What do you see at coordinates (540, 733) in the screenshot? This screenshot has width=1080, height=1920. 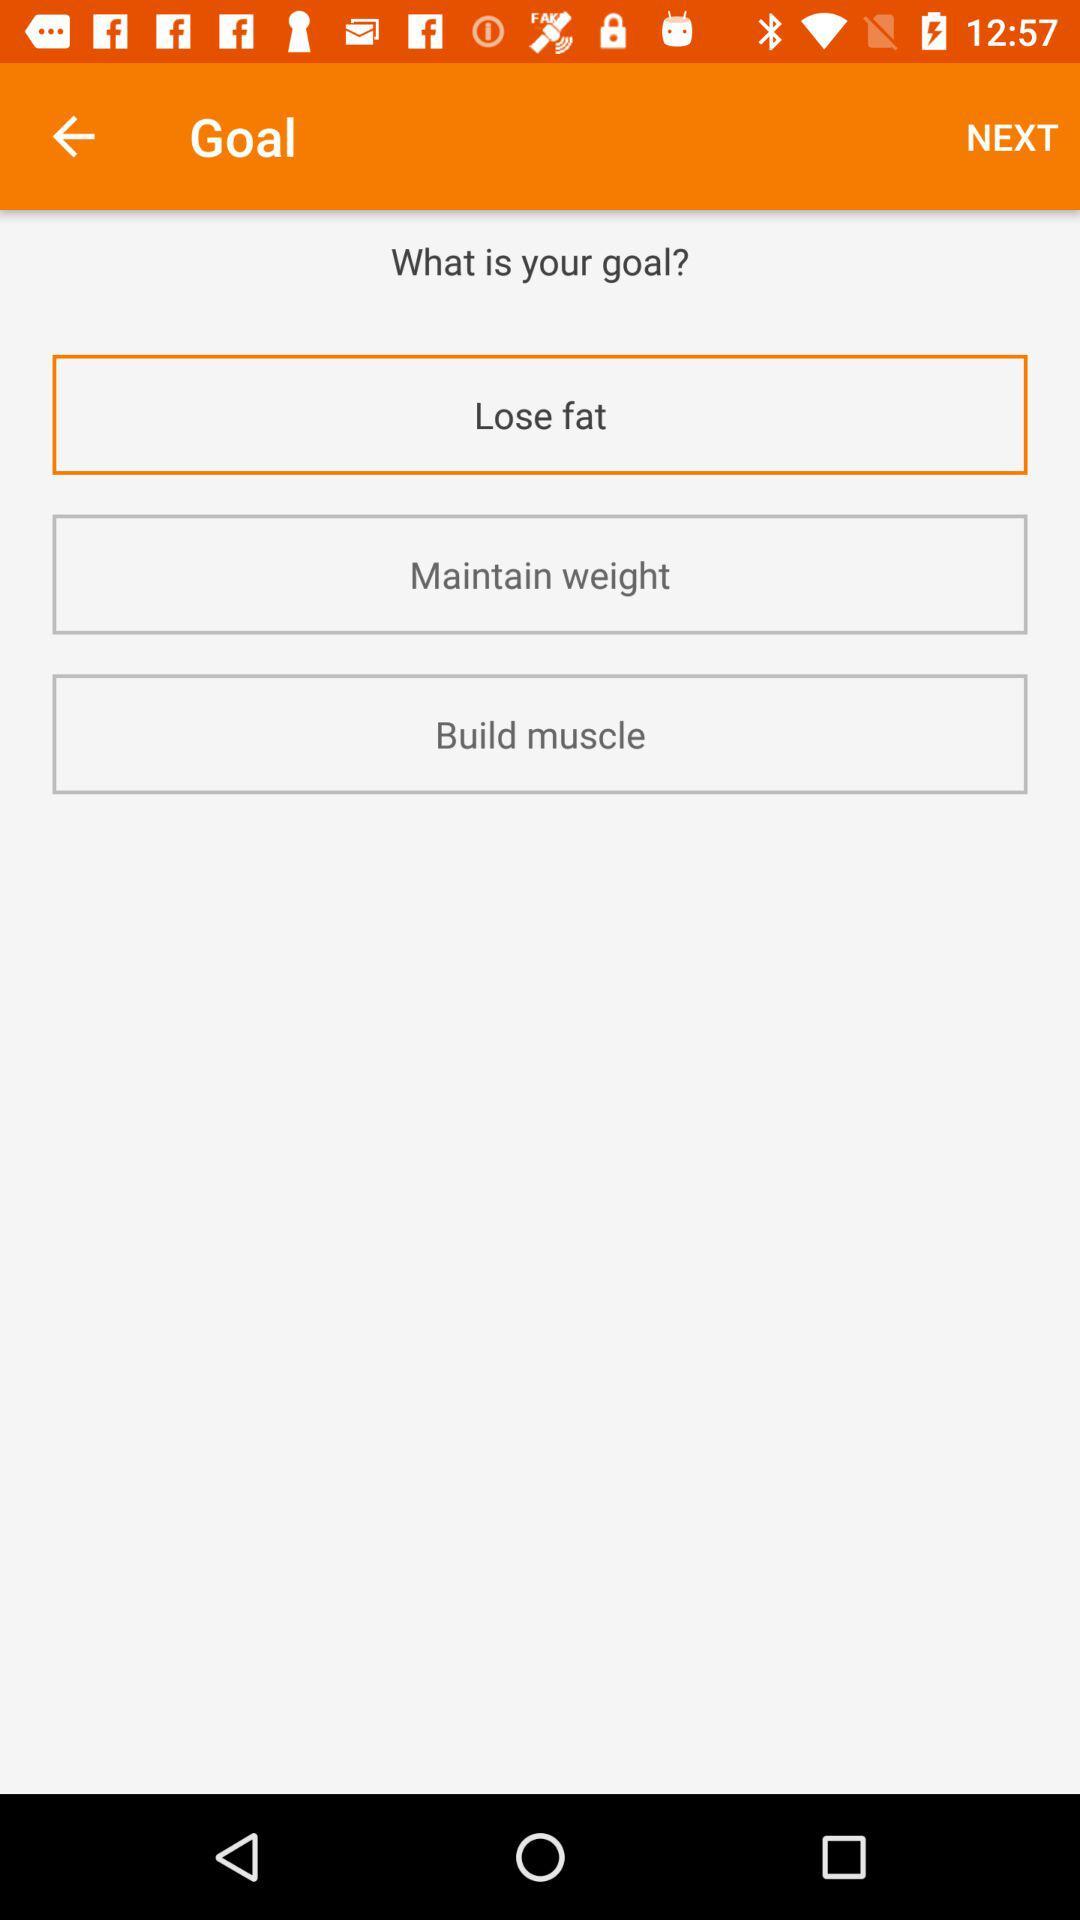 I see `build muscle icon` at bounding box center [540, 733].